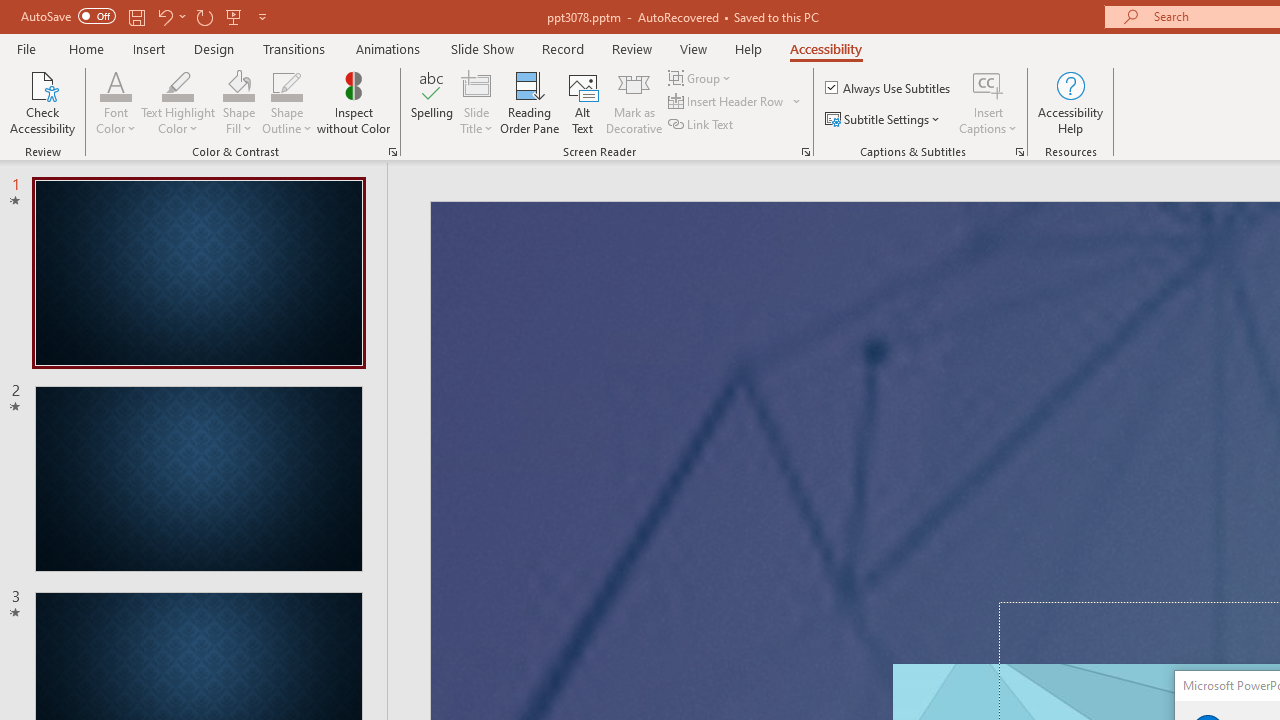 The height and width of the screenshot is (720, 1280). Describe the element at coordinates (115, 84) in the screenshot. I see `'Font Color'` at that location.